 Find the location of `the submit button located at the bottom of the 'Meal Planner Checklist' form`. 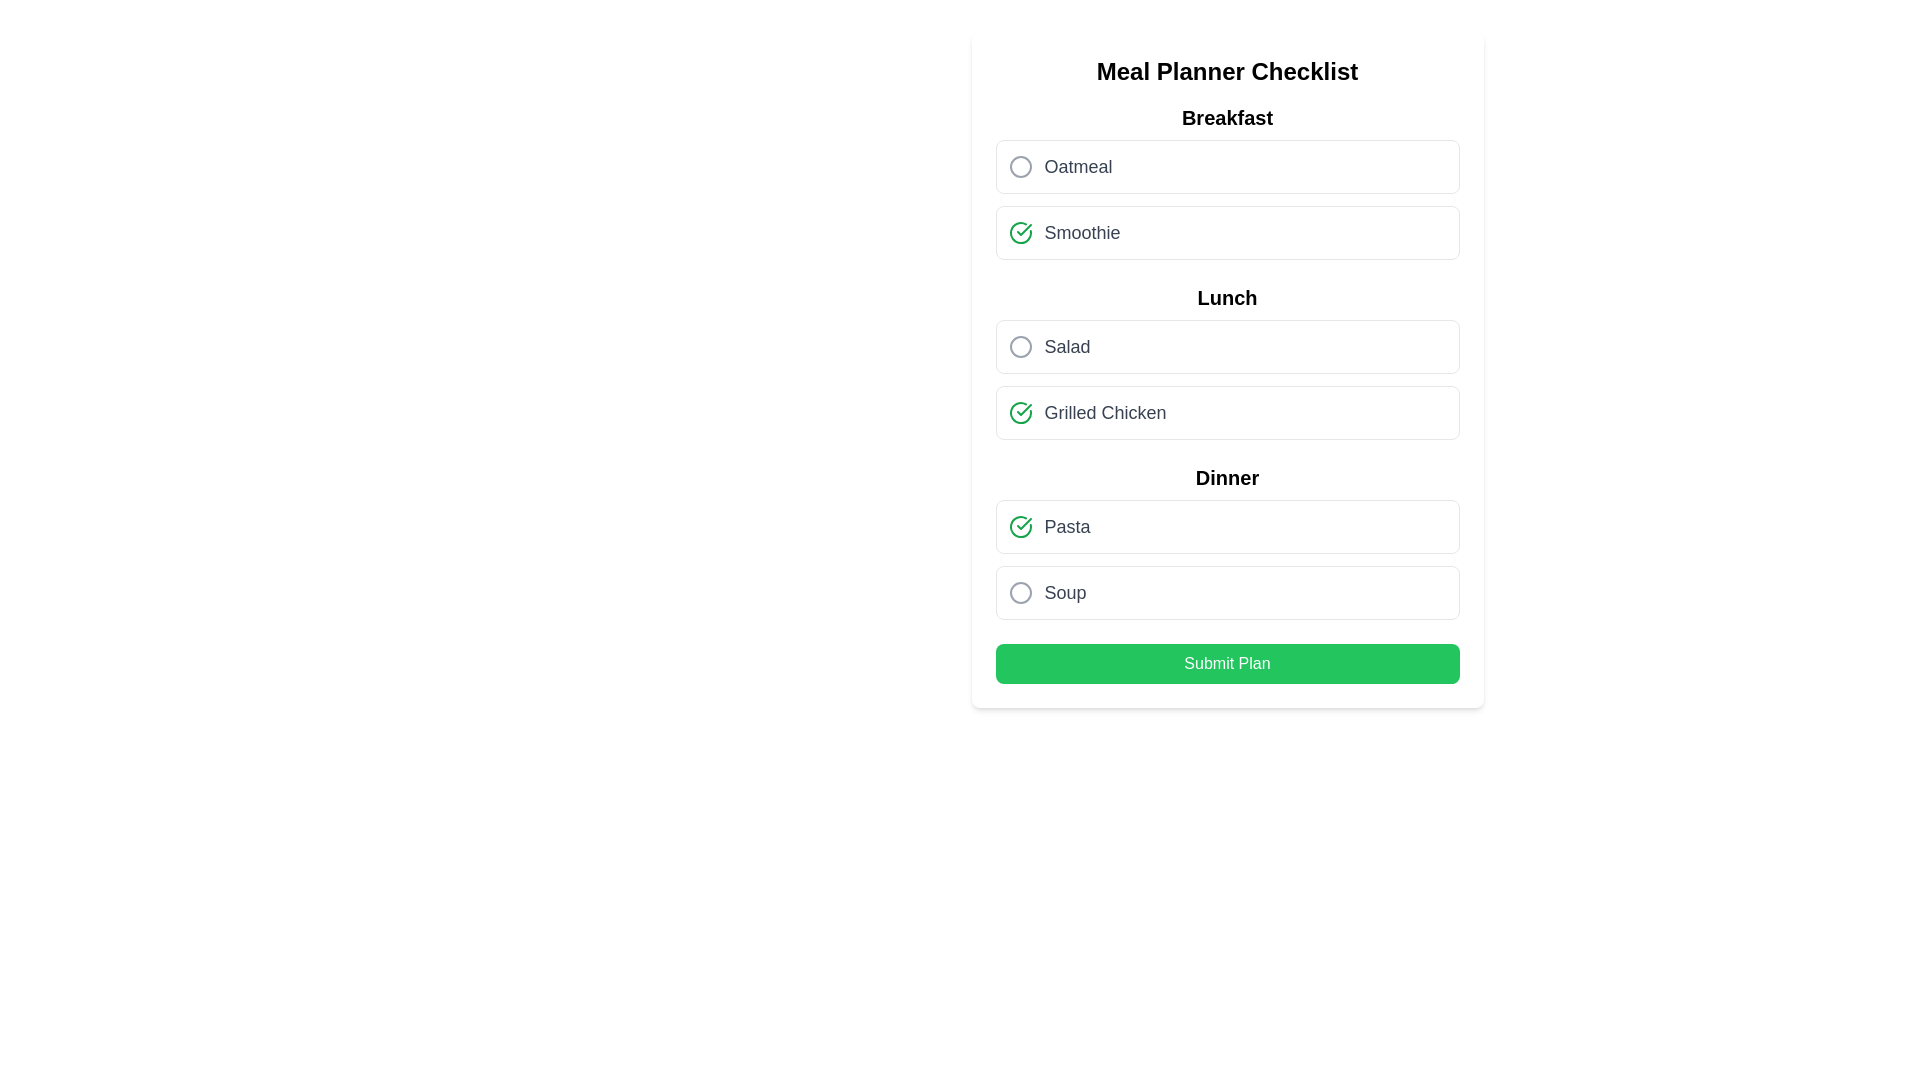

the submit button located at the bottom of the 'Meal Planner Checklist' form is located at coordinates (1226, 663).